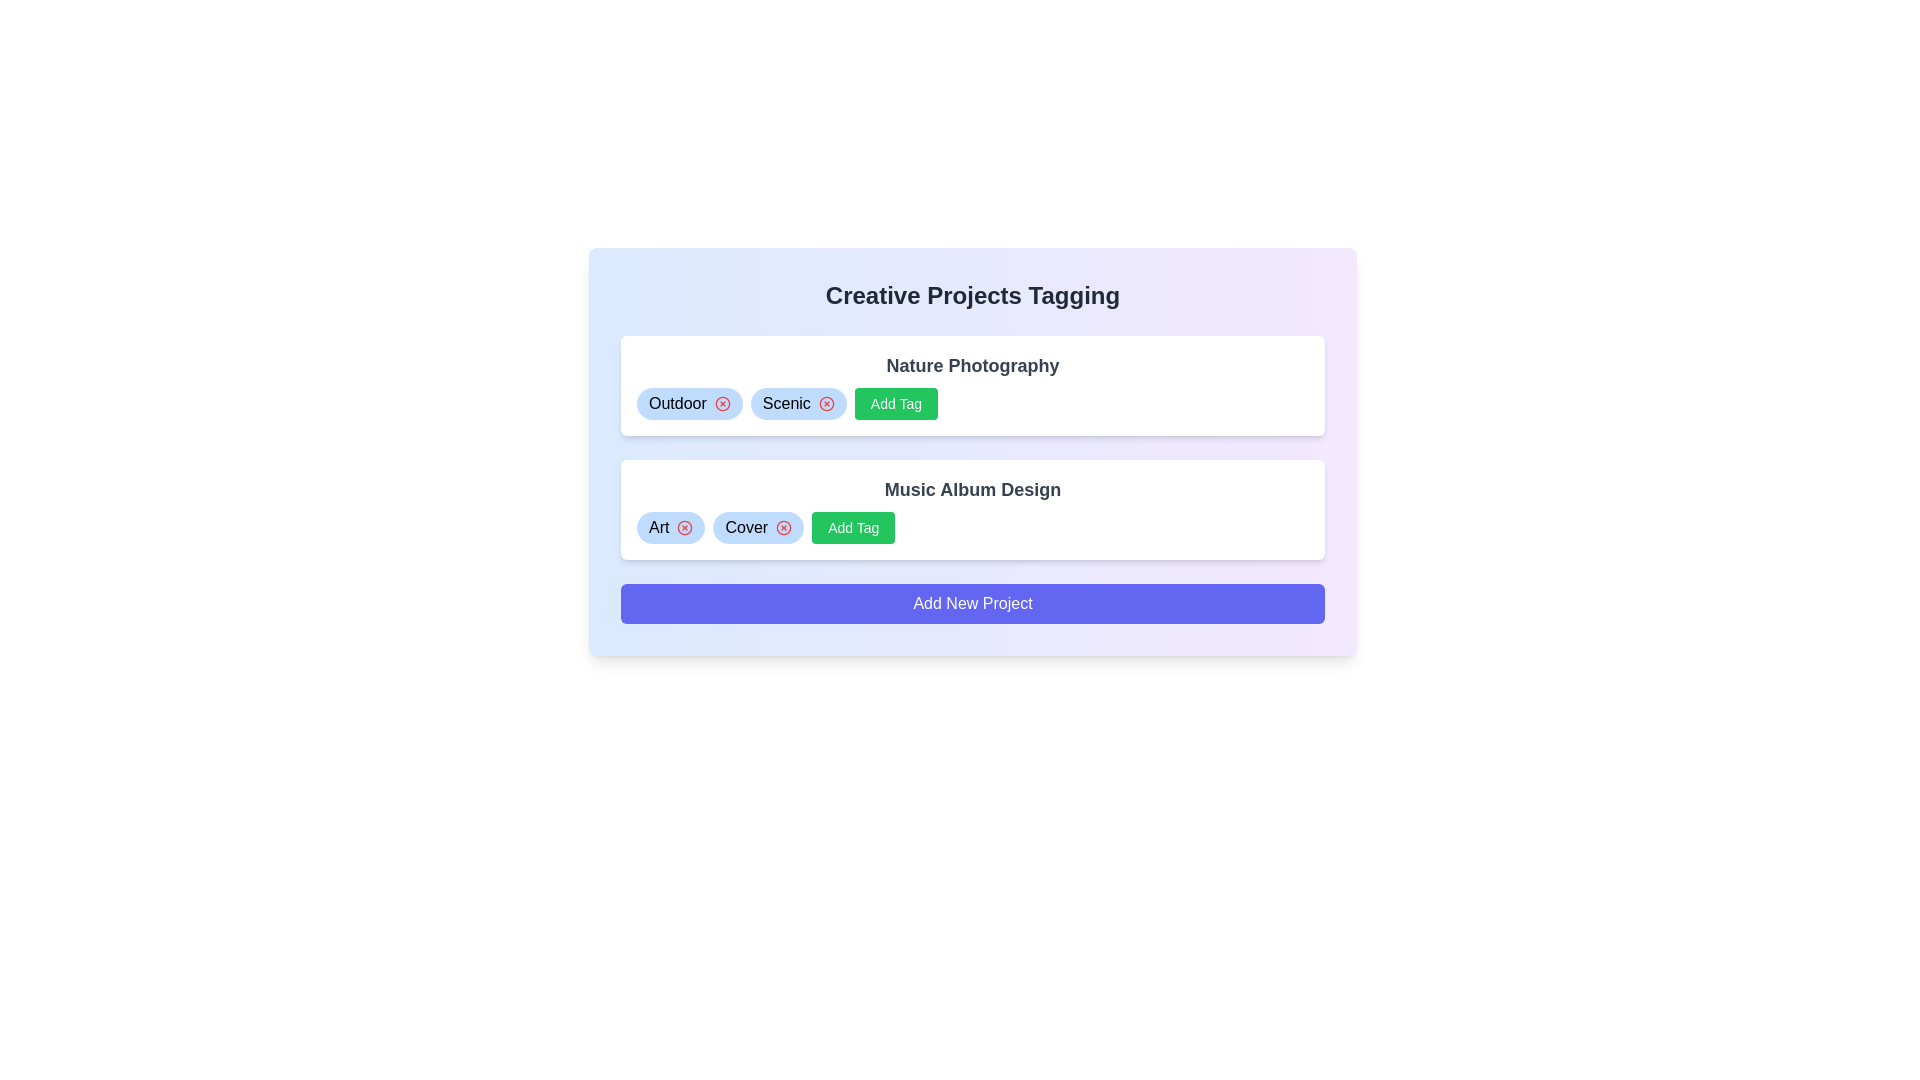 The image size is (1920, 1080). Describe the element at coordinates (721, 404) in the screenshot. I see `the close button located on the far right side of the 'Outdoor' label` at that location.